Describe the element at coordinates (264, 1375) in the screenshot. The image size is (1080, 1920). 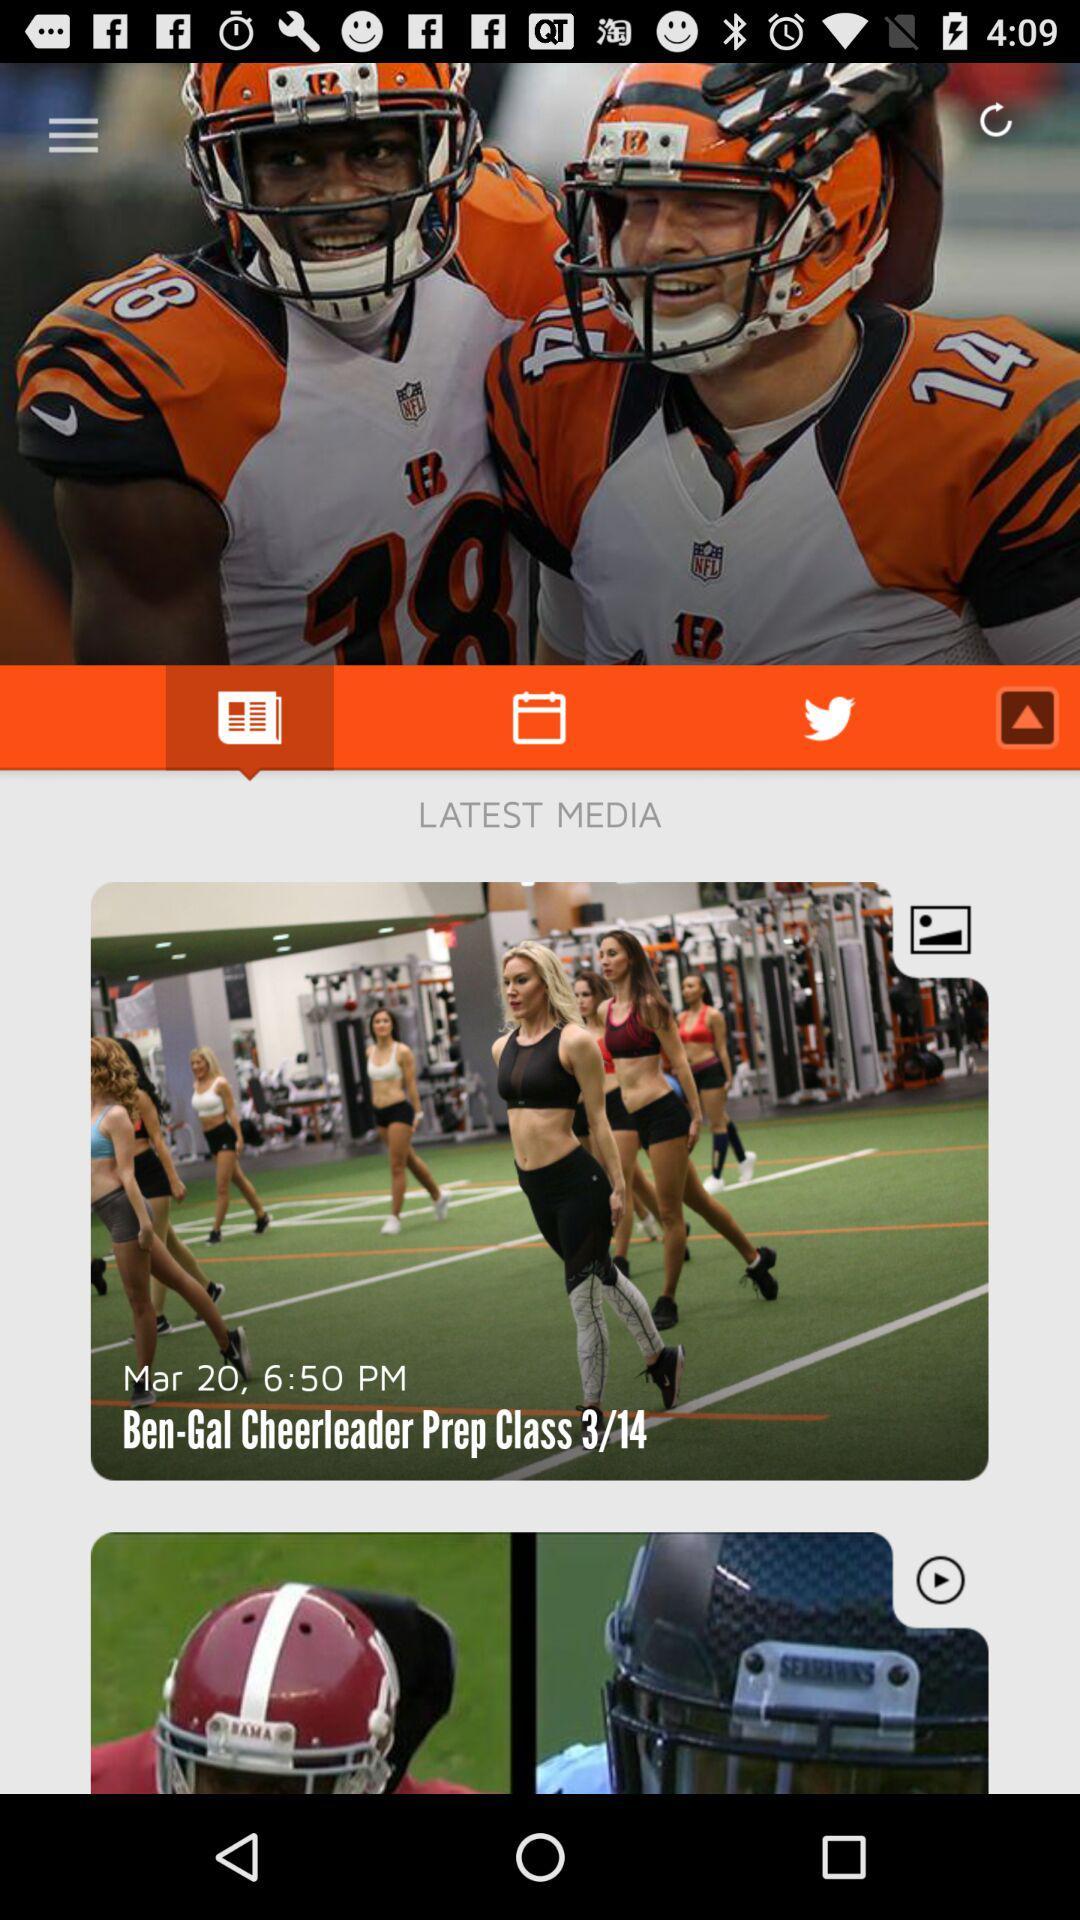
I see `the item above ben gal cheerleader item` at that location.